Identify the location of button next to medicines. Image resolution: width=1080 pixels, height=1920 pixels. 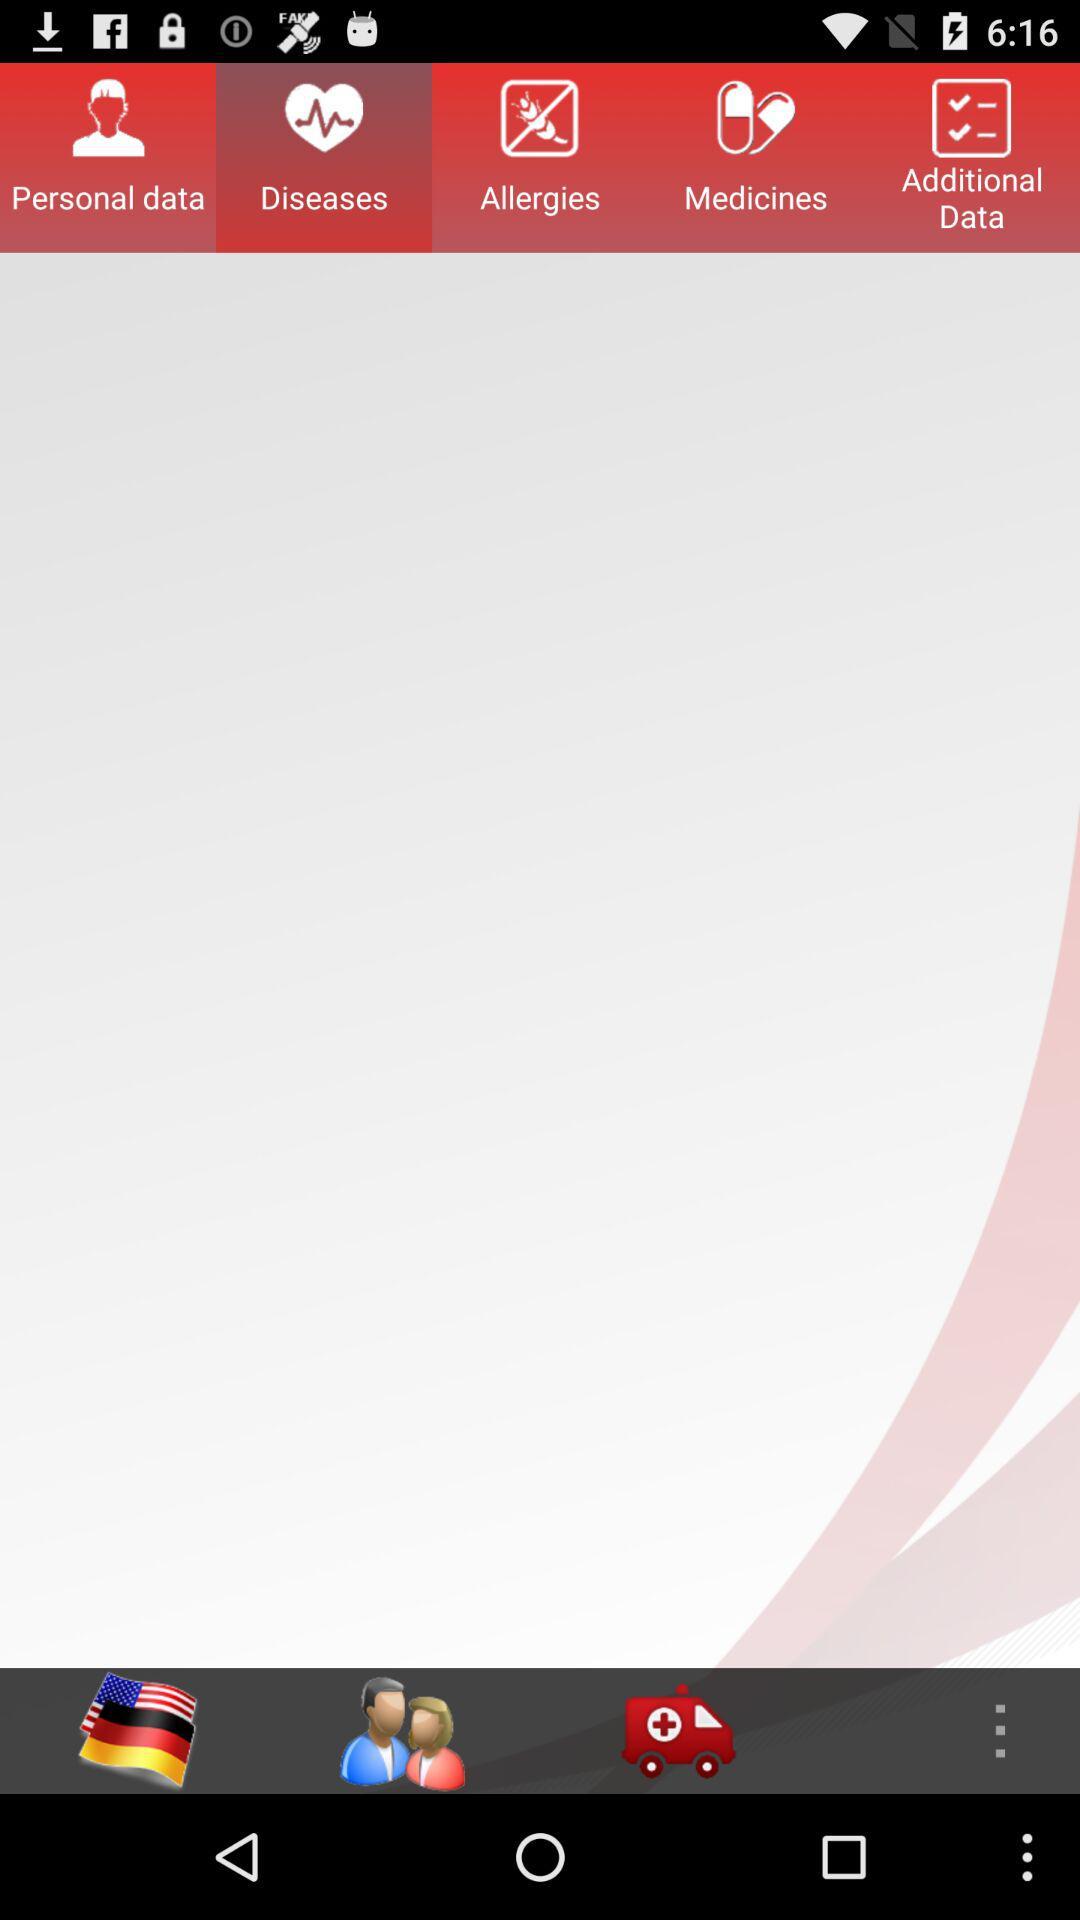
(540, 156).